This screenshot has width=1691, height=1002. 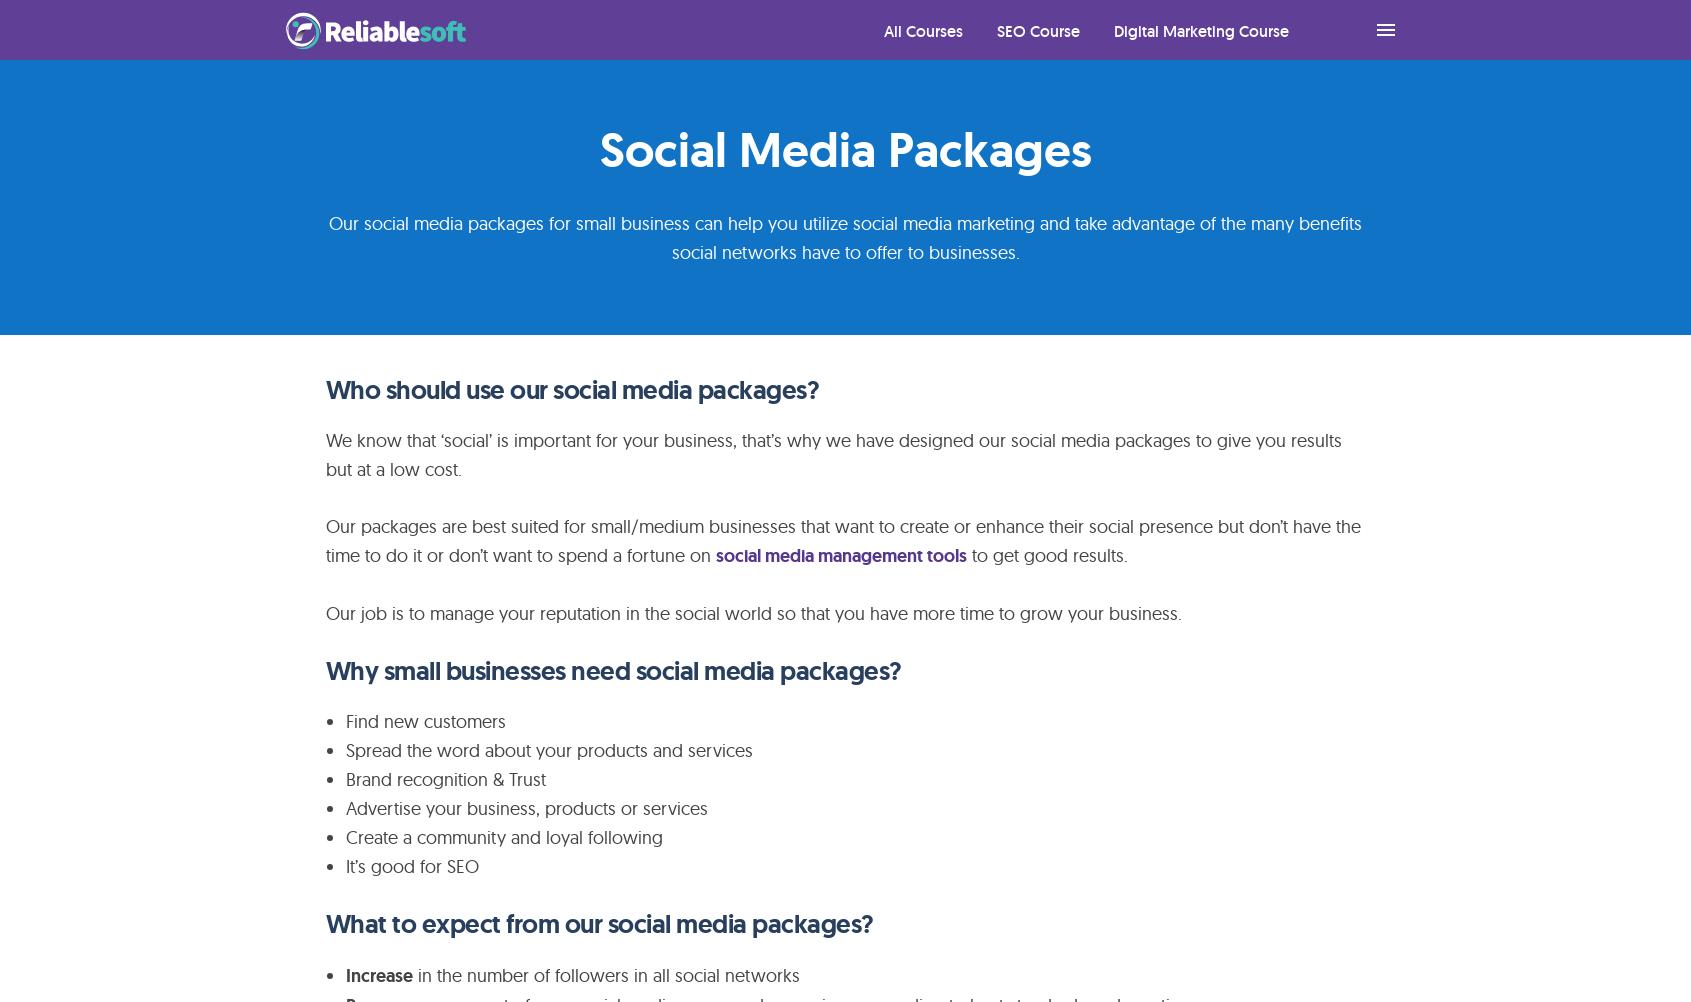 I want to click on 'Our job is to manage your reputation in the social world so that you have more time to grow your business.', so click(x=753, y=612).